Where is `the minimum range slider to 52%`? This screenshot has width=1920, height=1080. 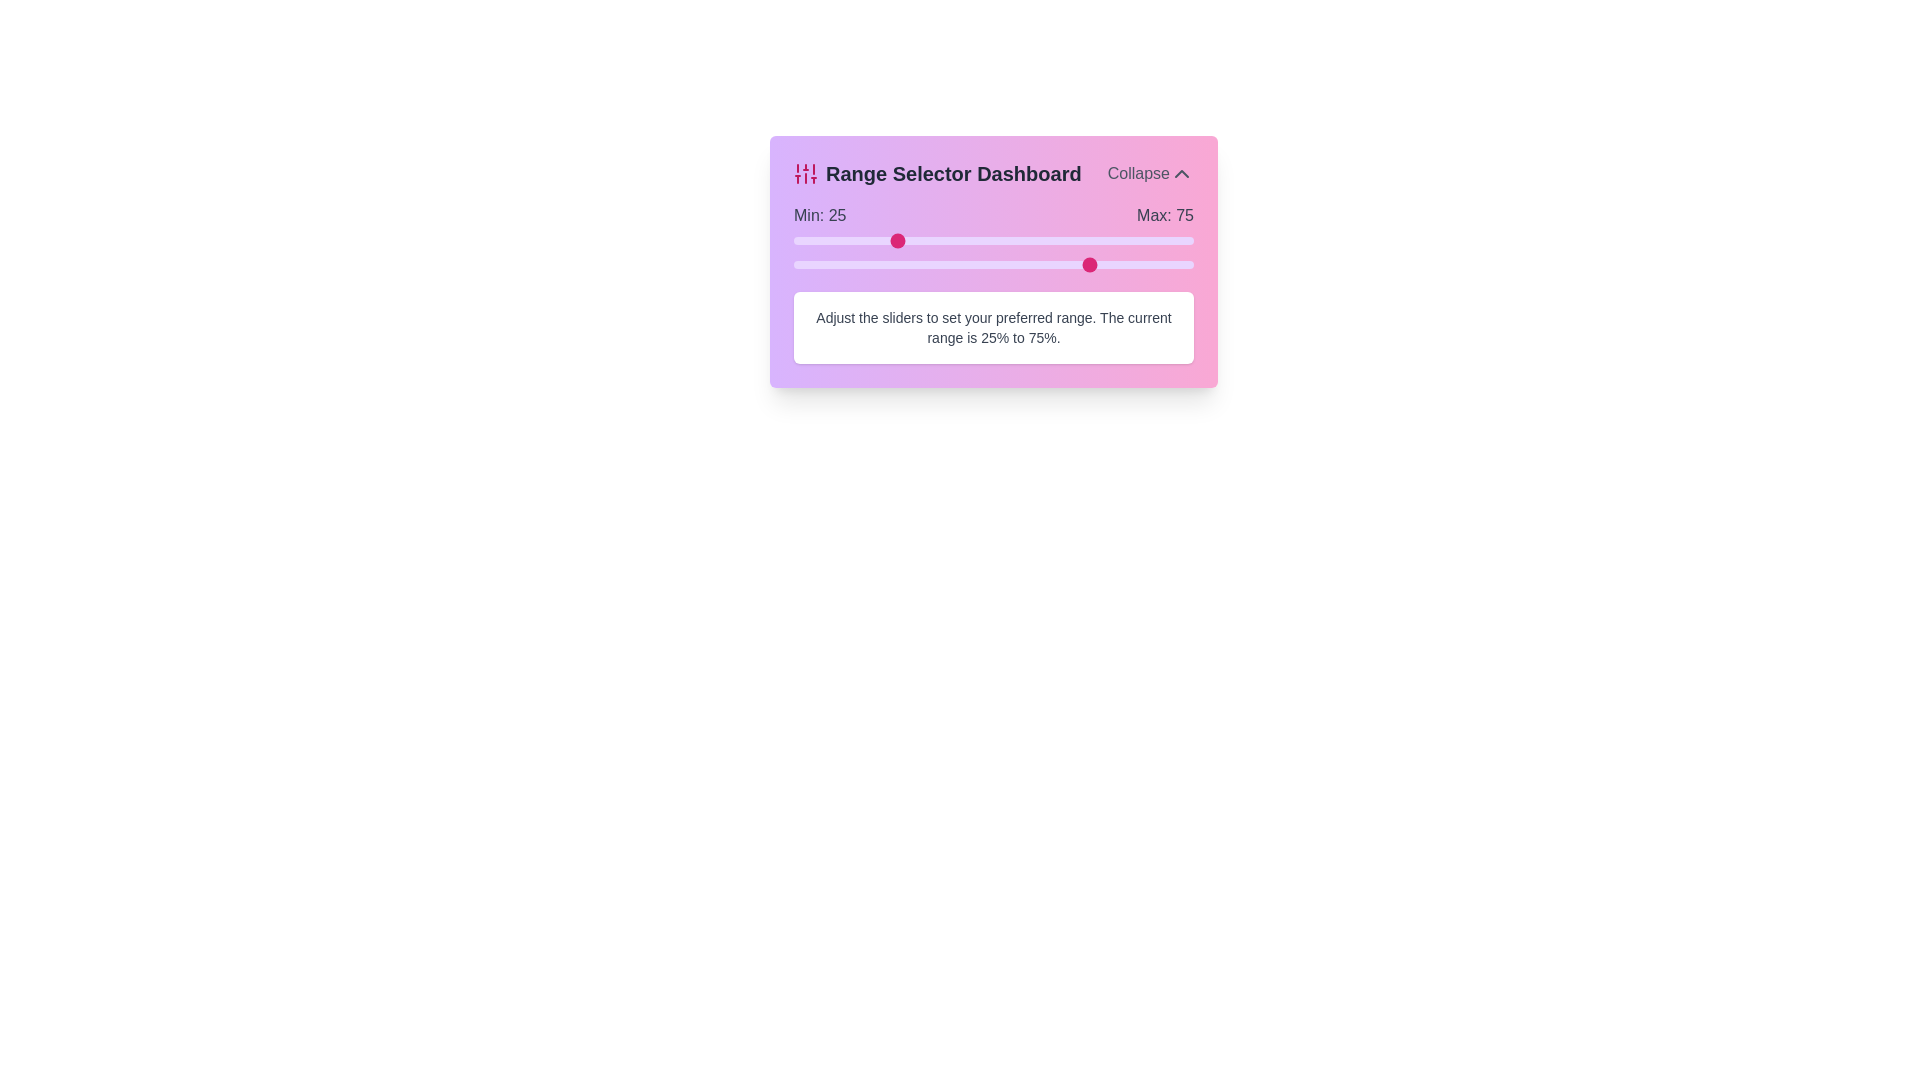 the minimum range slider to 52% is located at coordinates (1002, 239).